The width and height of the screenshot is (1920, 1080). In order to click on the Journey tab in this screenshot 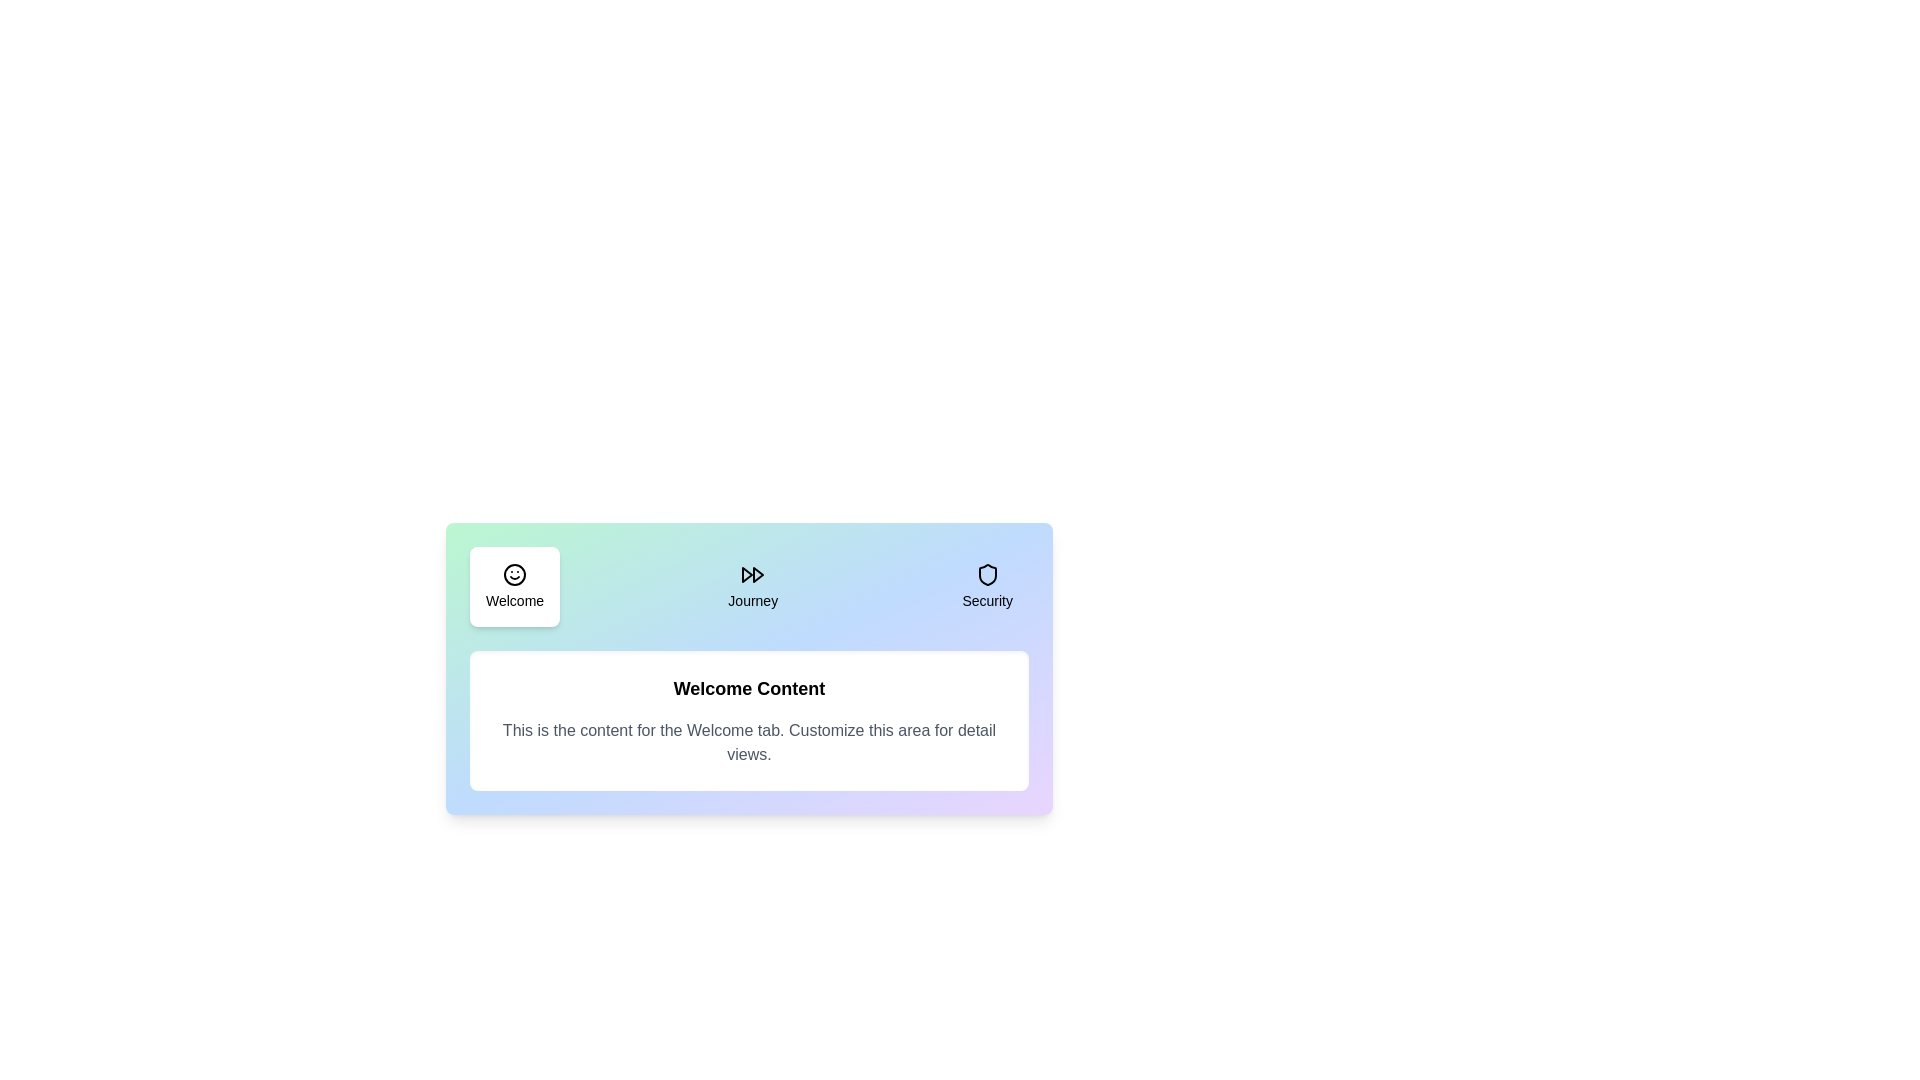, I will do `click(752, 585)`.